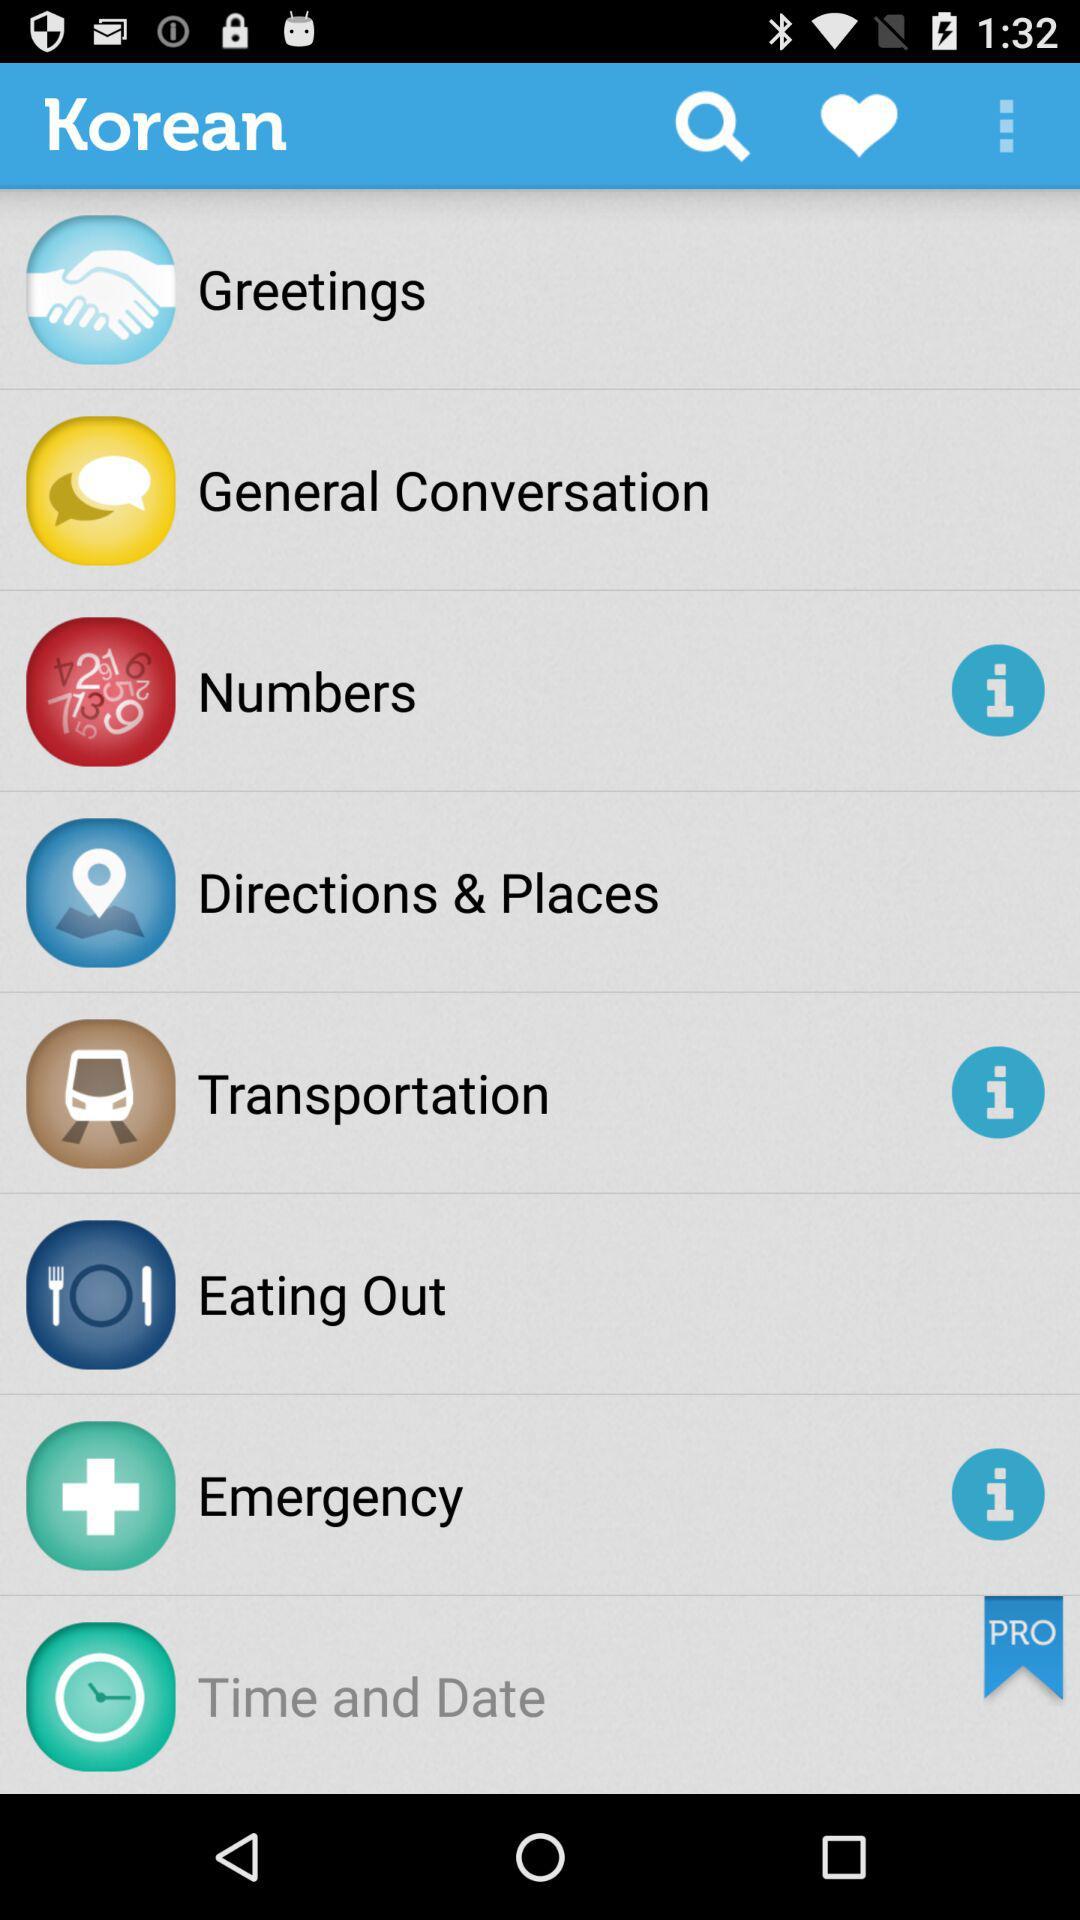 Image resolution: width=1080 pixels, height=1920 pixels. What do you see at coordinates (570, 690) in the screenshot?
I see `the numbers icon` at bounding box center [570, 690].